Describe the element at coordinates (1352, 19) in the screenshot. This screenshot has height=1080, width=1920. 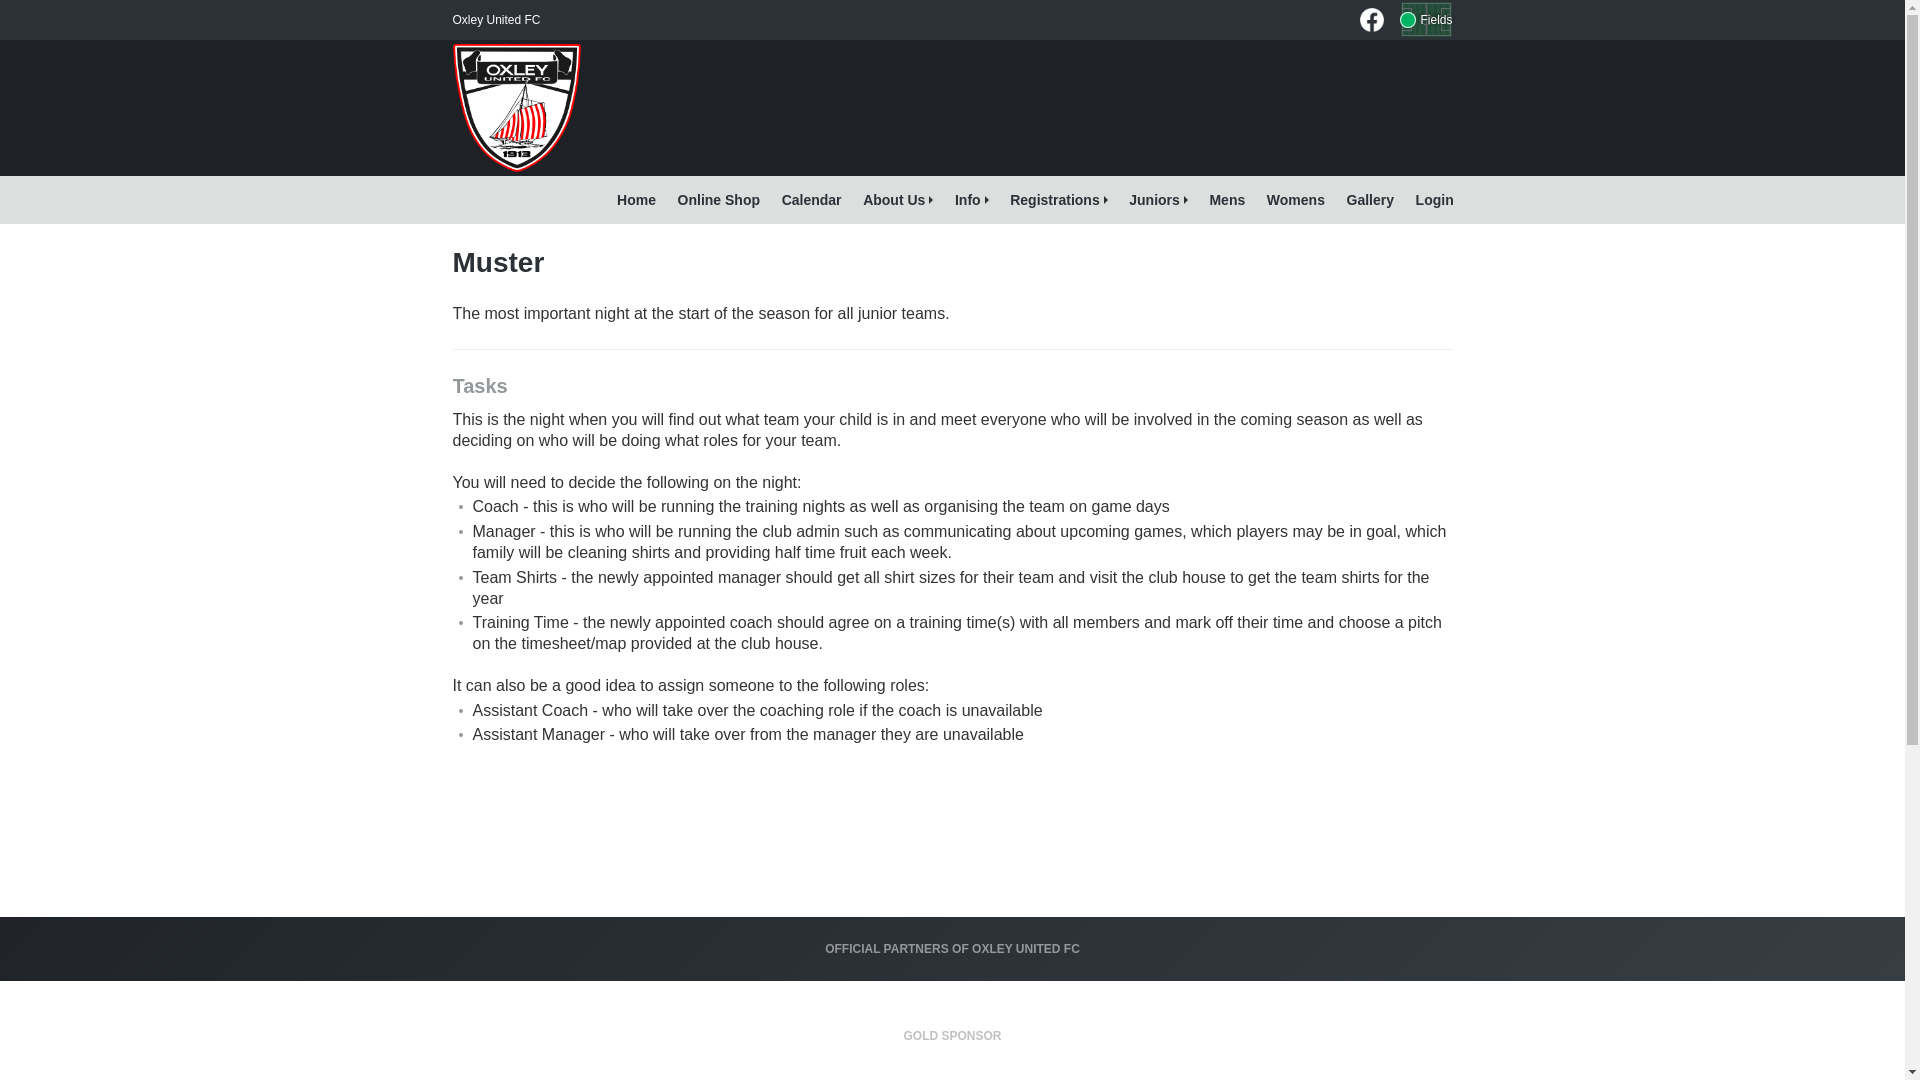
I see `'Oxley United FC on Facebook'` at that location.